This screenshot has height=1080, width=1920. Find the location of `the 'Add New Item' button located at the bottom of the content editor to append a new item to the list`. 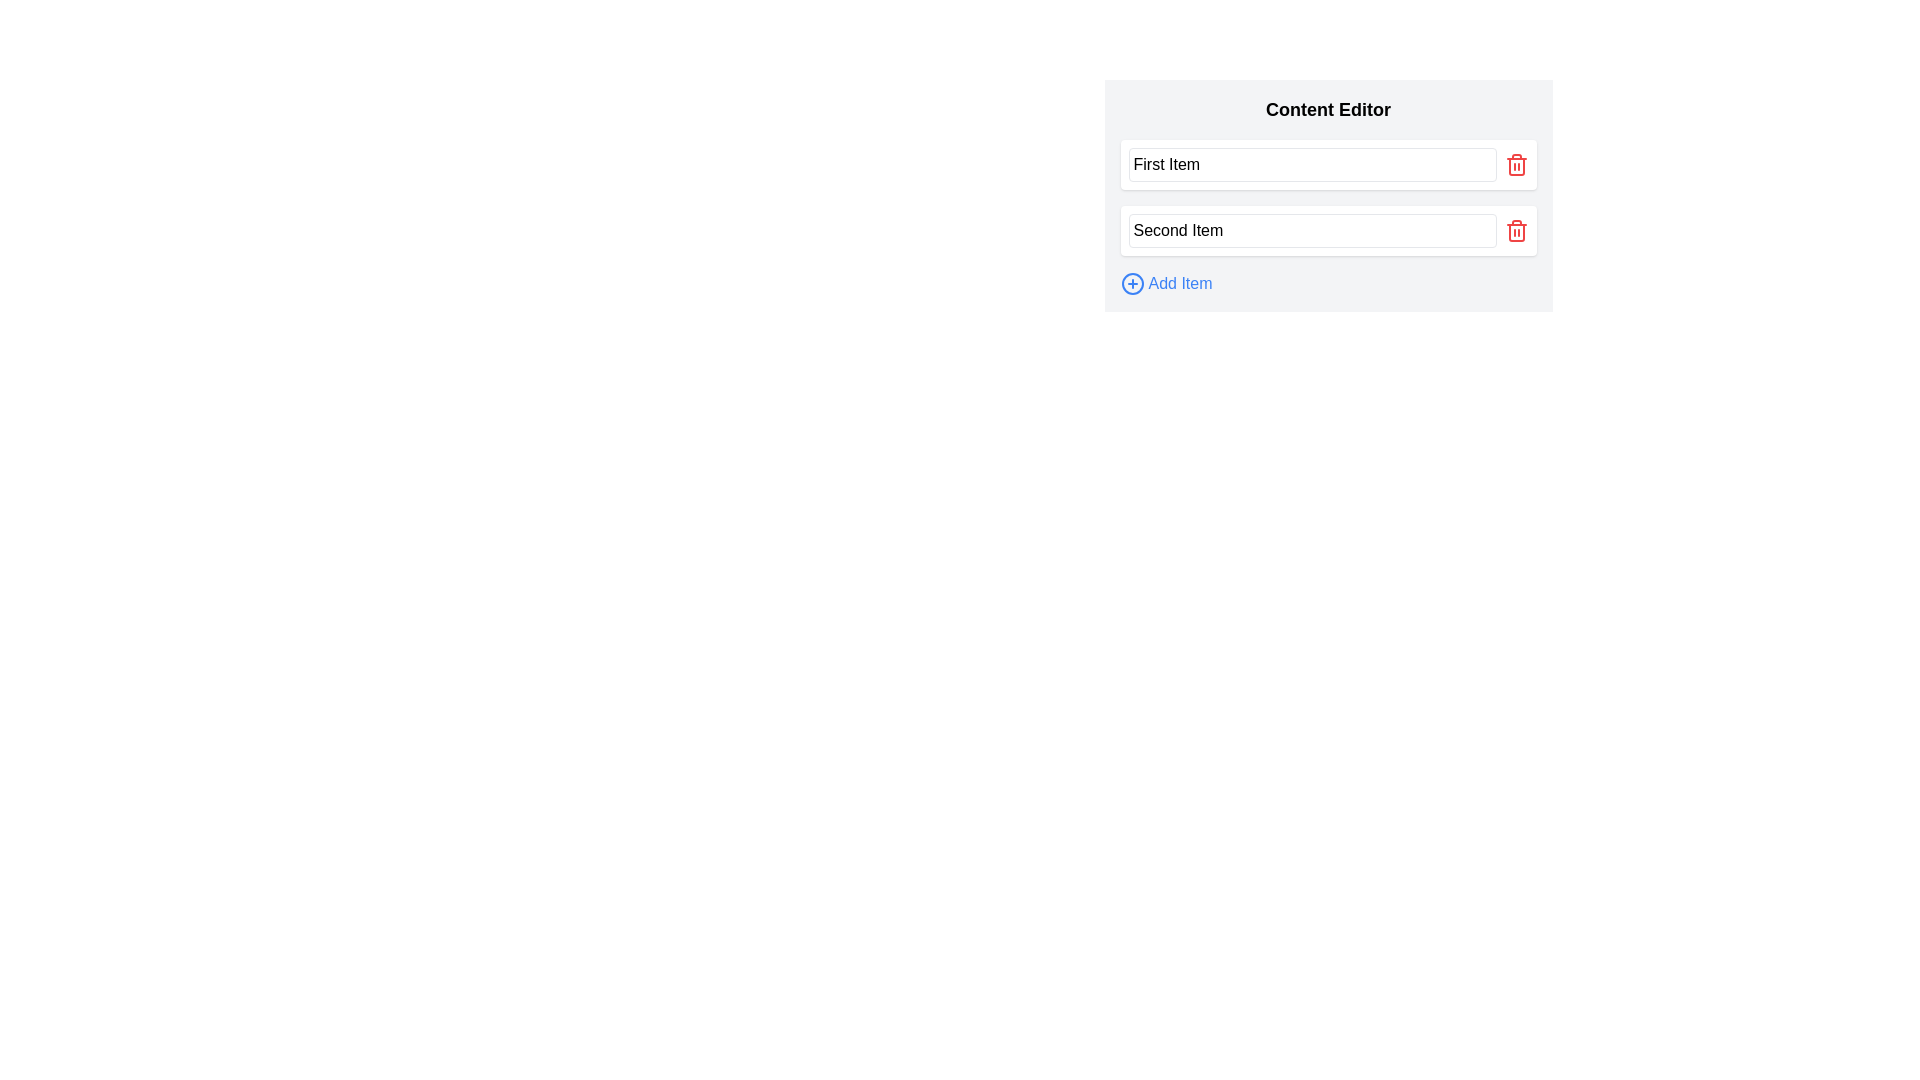

the 'Add New Item' button located at the bottom of the content editor to append a new item to the list is located at coordinates (1166, 284).